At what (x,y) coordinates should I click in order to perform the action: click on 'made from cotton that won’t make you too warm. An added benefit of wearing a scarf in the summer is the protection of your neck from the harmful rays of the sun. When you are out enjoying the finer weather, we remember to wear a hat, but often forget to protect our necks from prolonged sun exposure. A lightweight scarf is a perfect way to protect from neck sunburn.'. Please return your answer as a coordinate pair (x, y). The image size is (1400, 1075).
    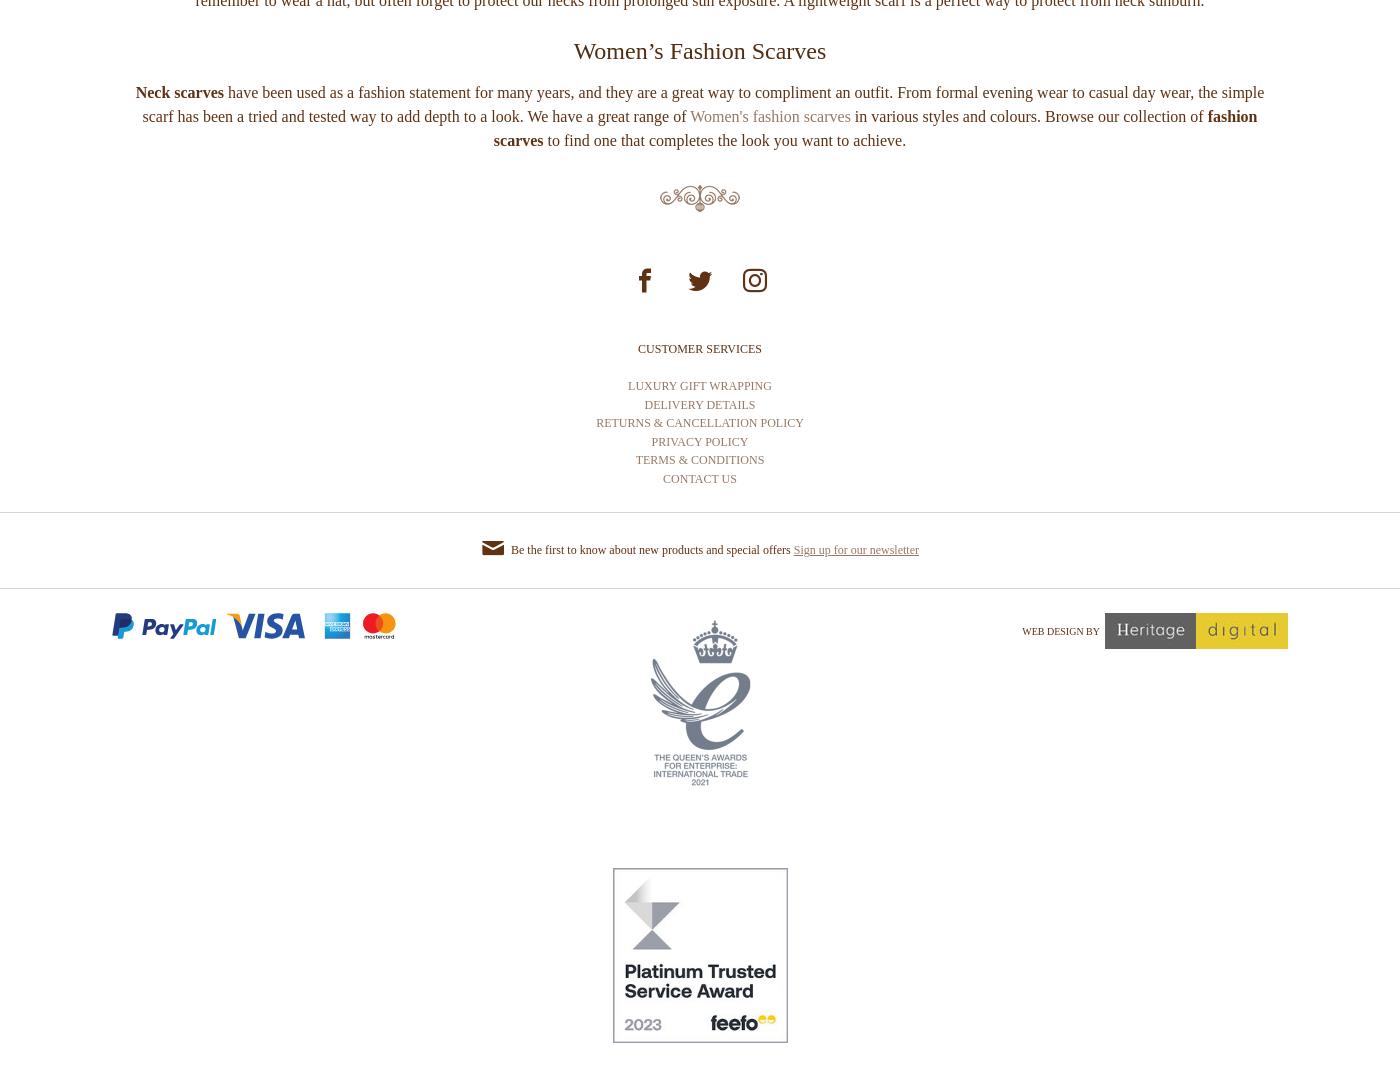
    Looking at the image, I should click on (704, 51).